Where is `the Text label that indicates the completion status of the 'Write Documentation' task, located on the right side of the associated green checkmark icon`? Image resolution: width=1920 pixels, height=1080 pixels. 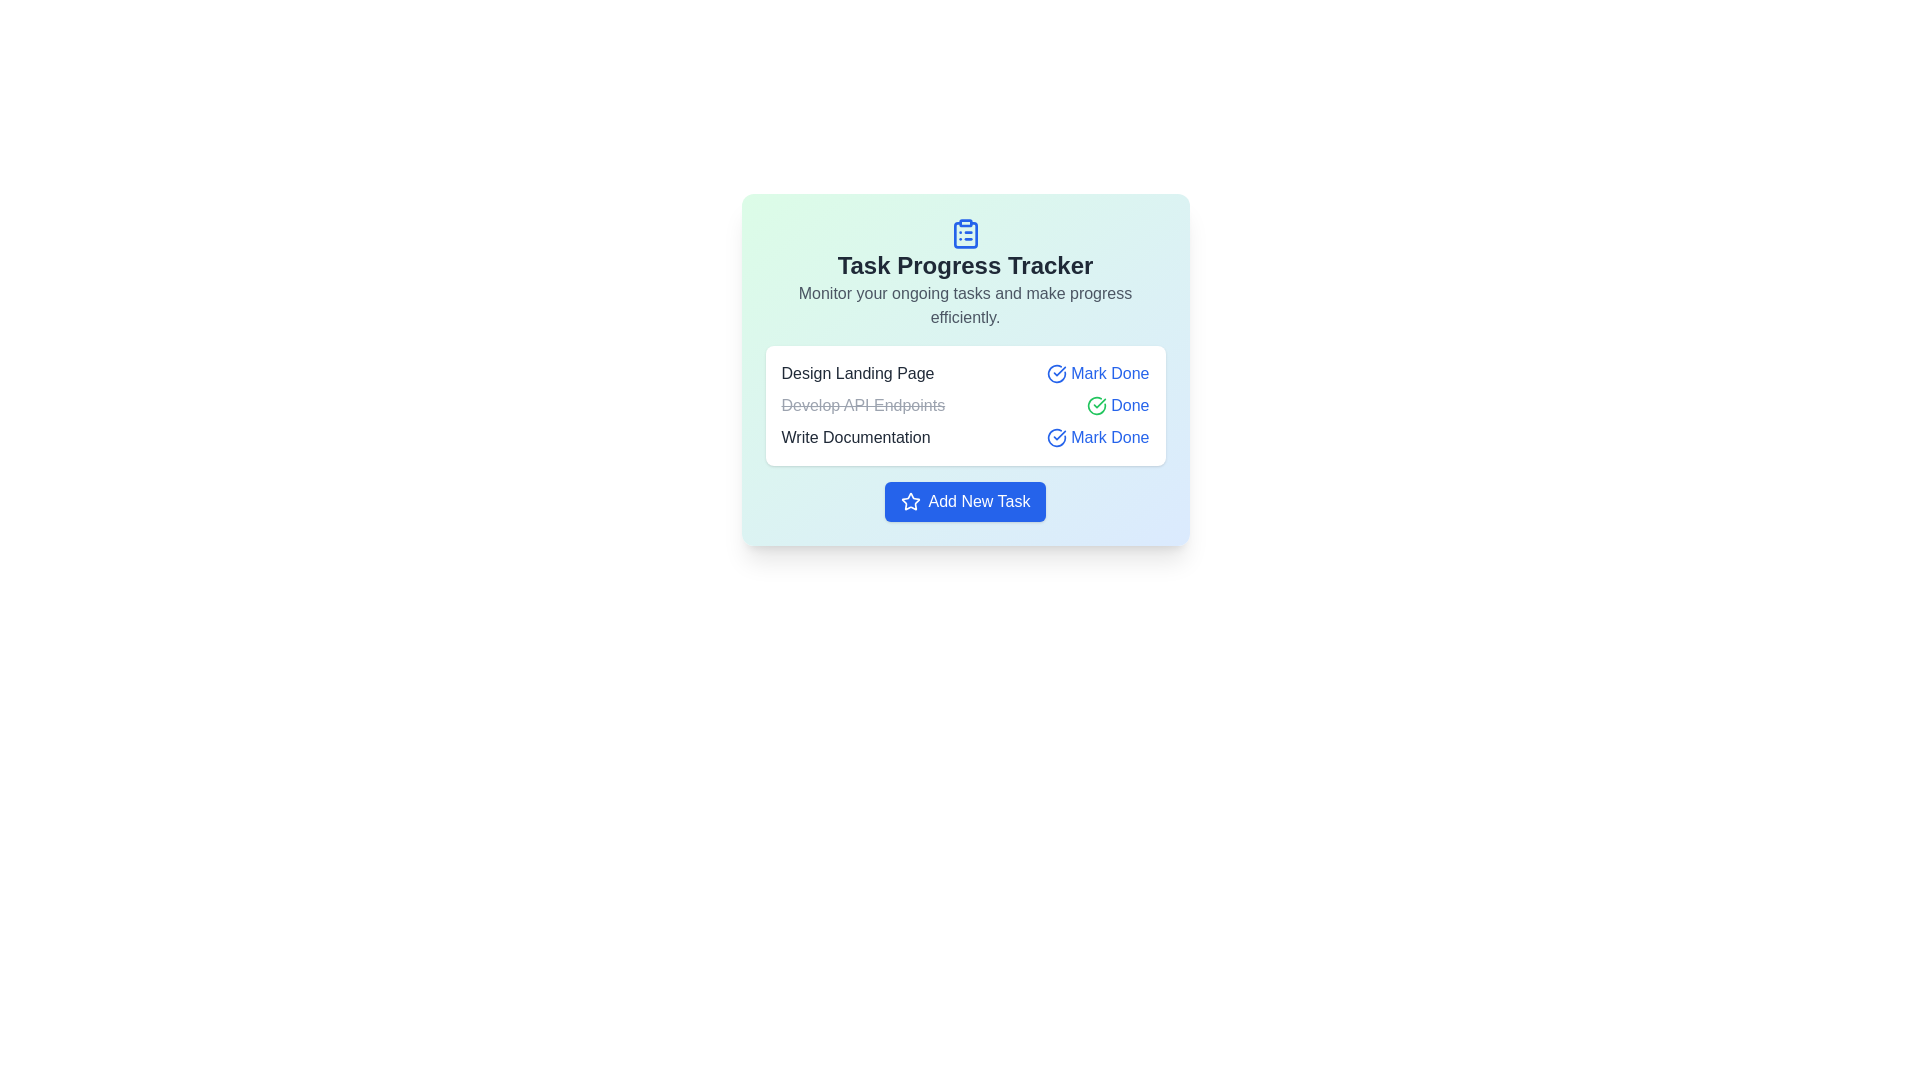
the Text label that indicates the completion status of the 'Write Documentation' task, located on the right side of the associated green checkmark icon is located at coordinates (1130, 405).